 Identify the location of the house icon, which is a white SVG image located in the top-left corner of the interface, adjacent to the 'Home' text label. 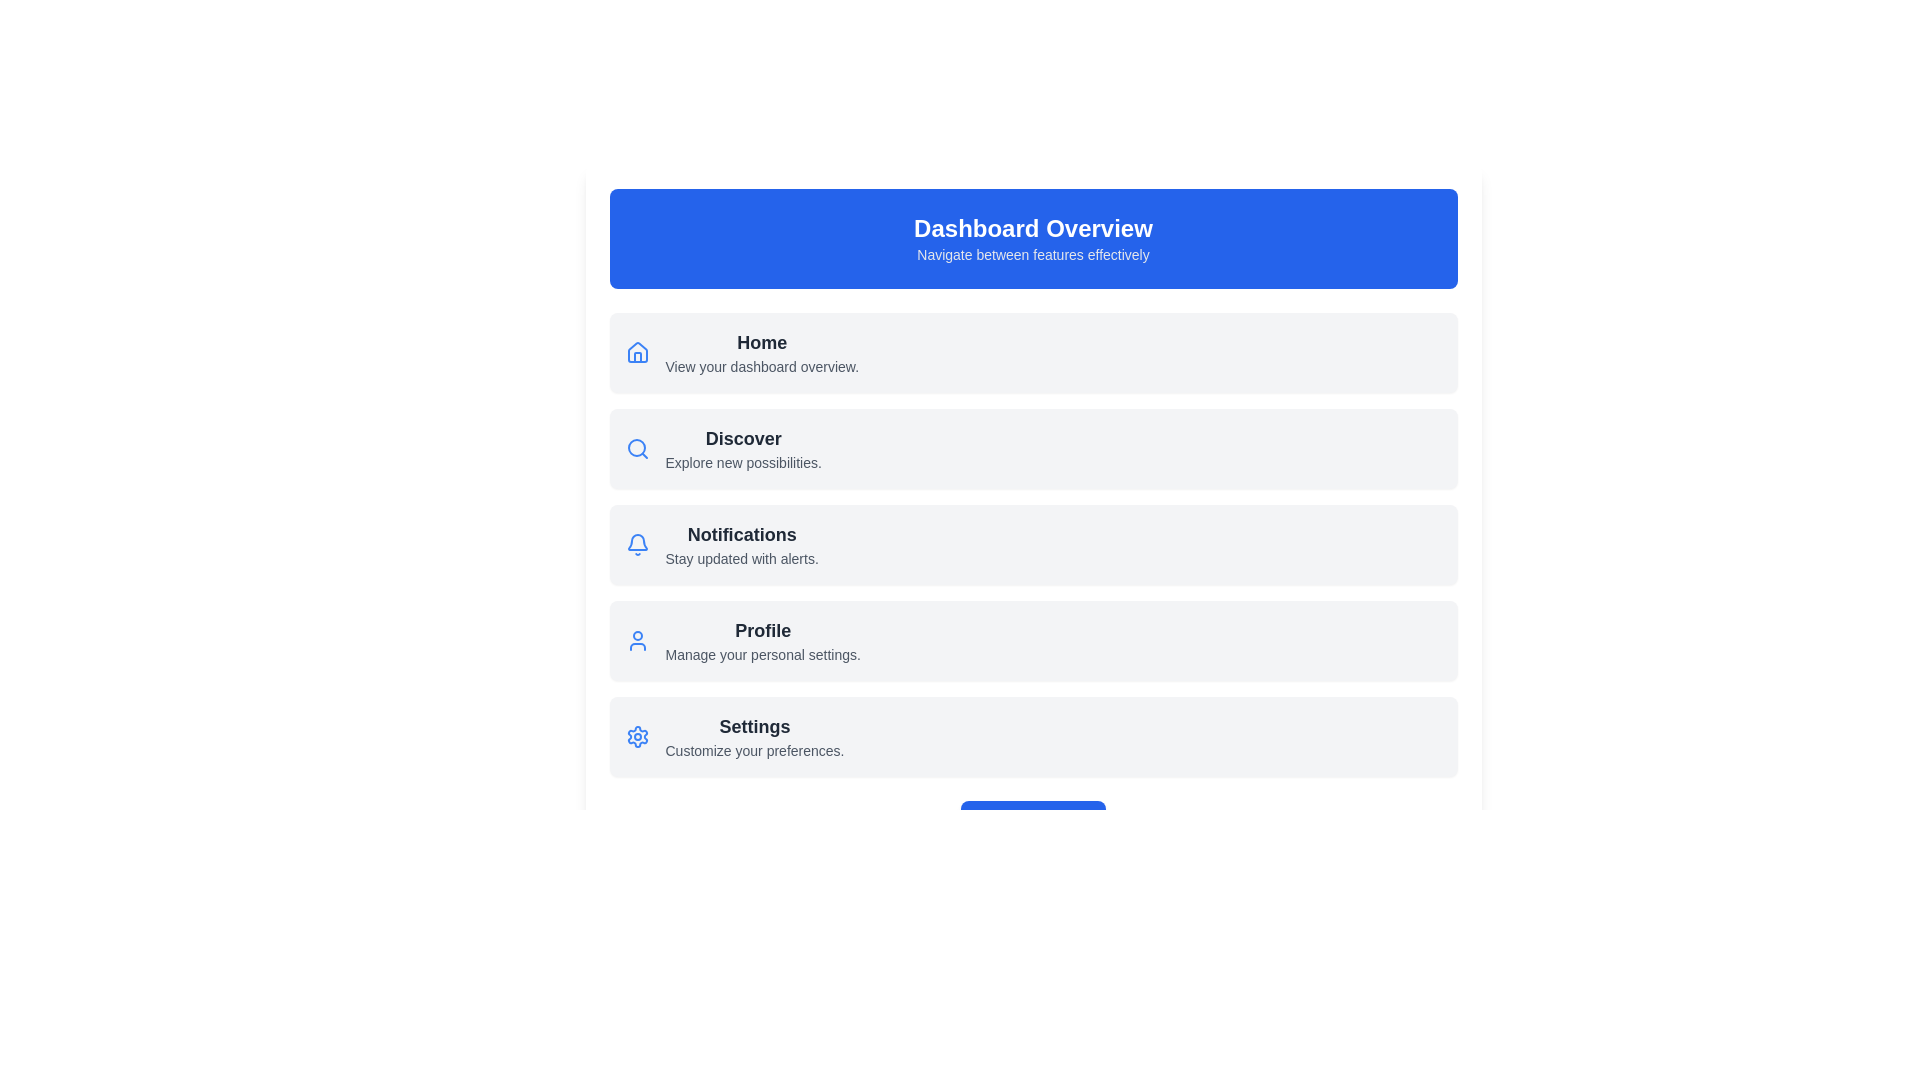
(636, 356).